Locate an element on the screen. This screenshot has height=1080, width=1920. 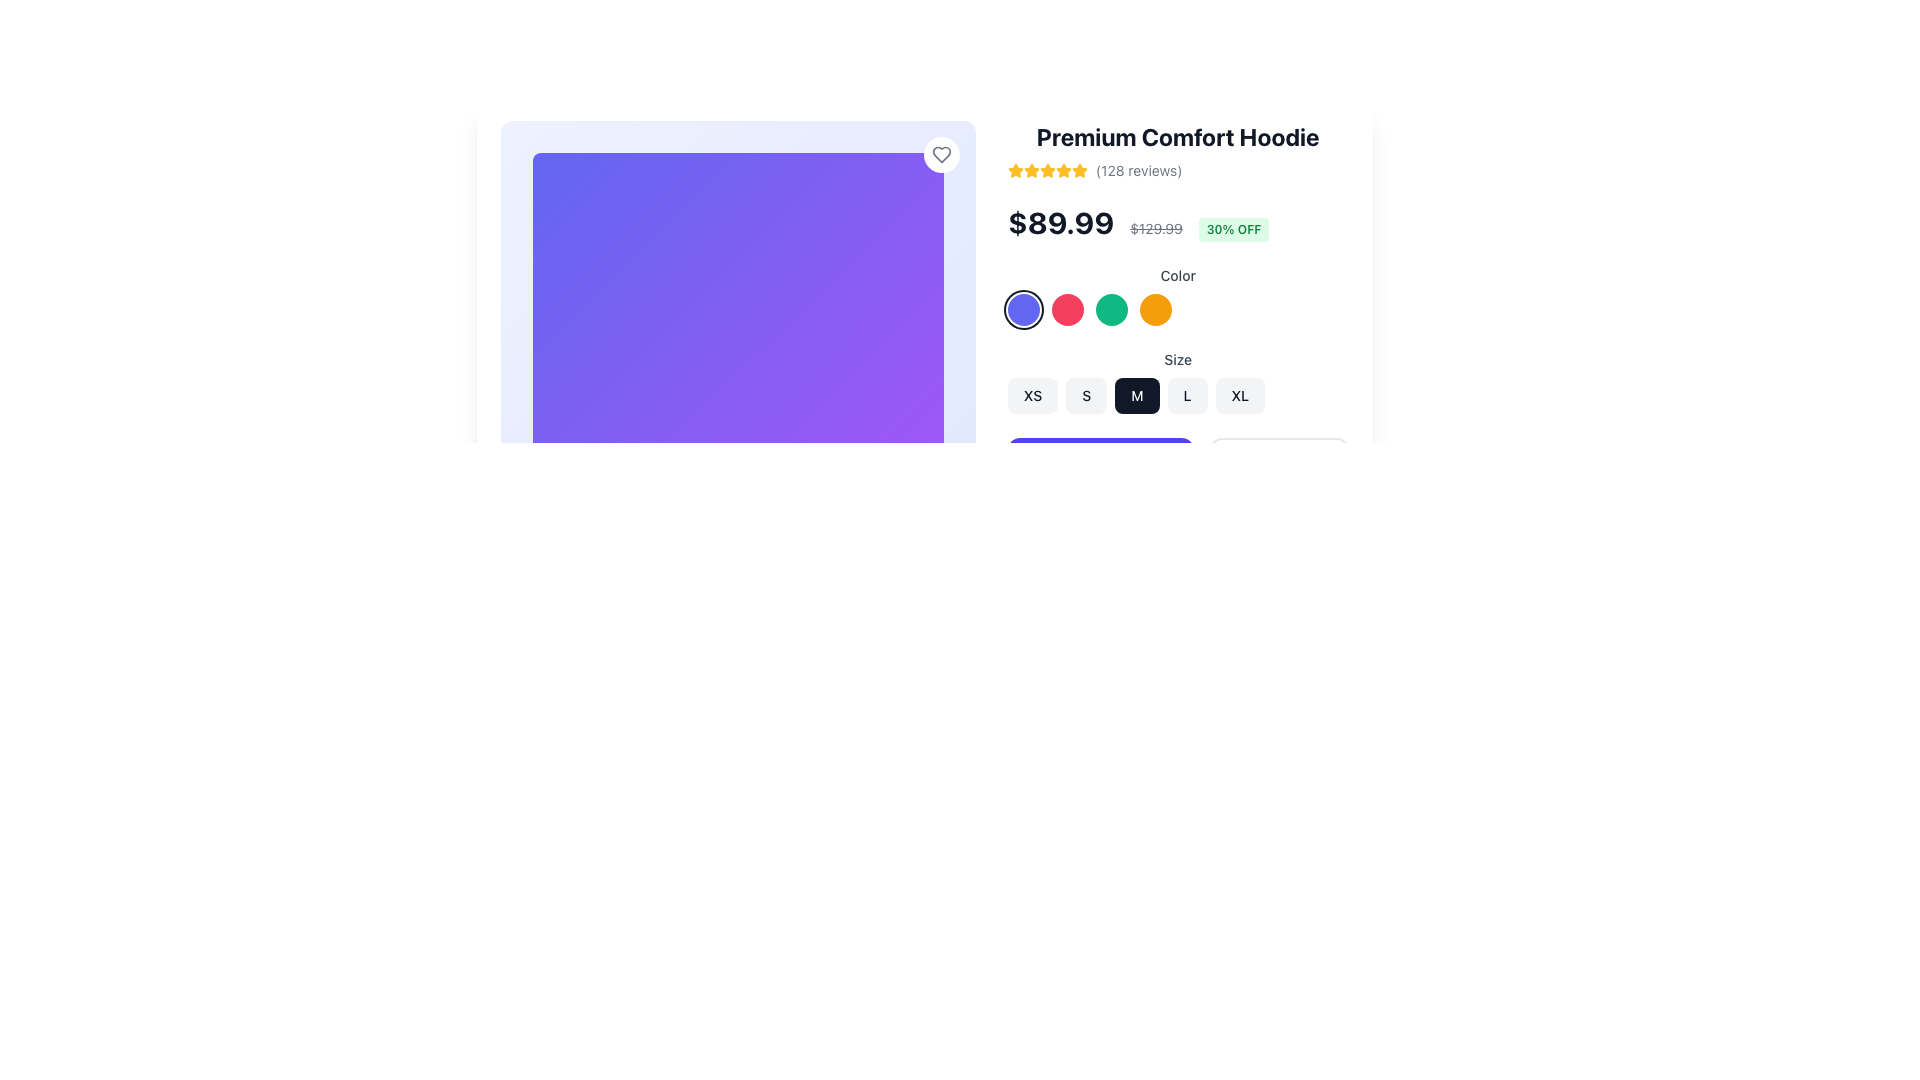
the fifth star icon in the rating system, which is part of a horizontally arranged group of six stars located in the upper-right section of the interface is located at coordinates (1046, 169).